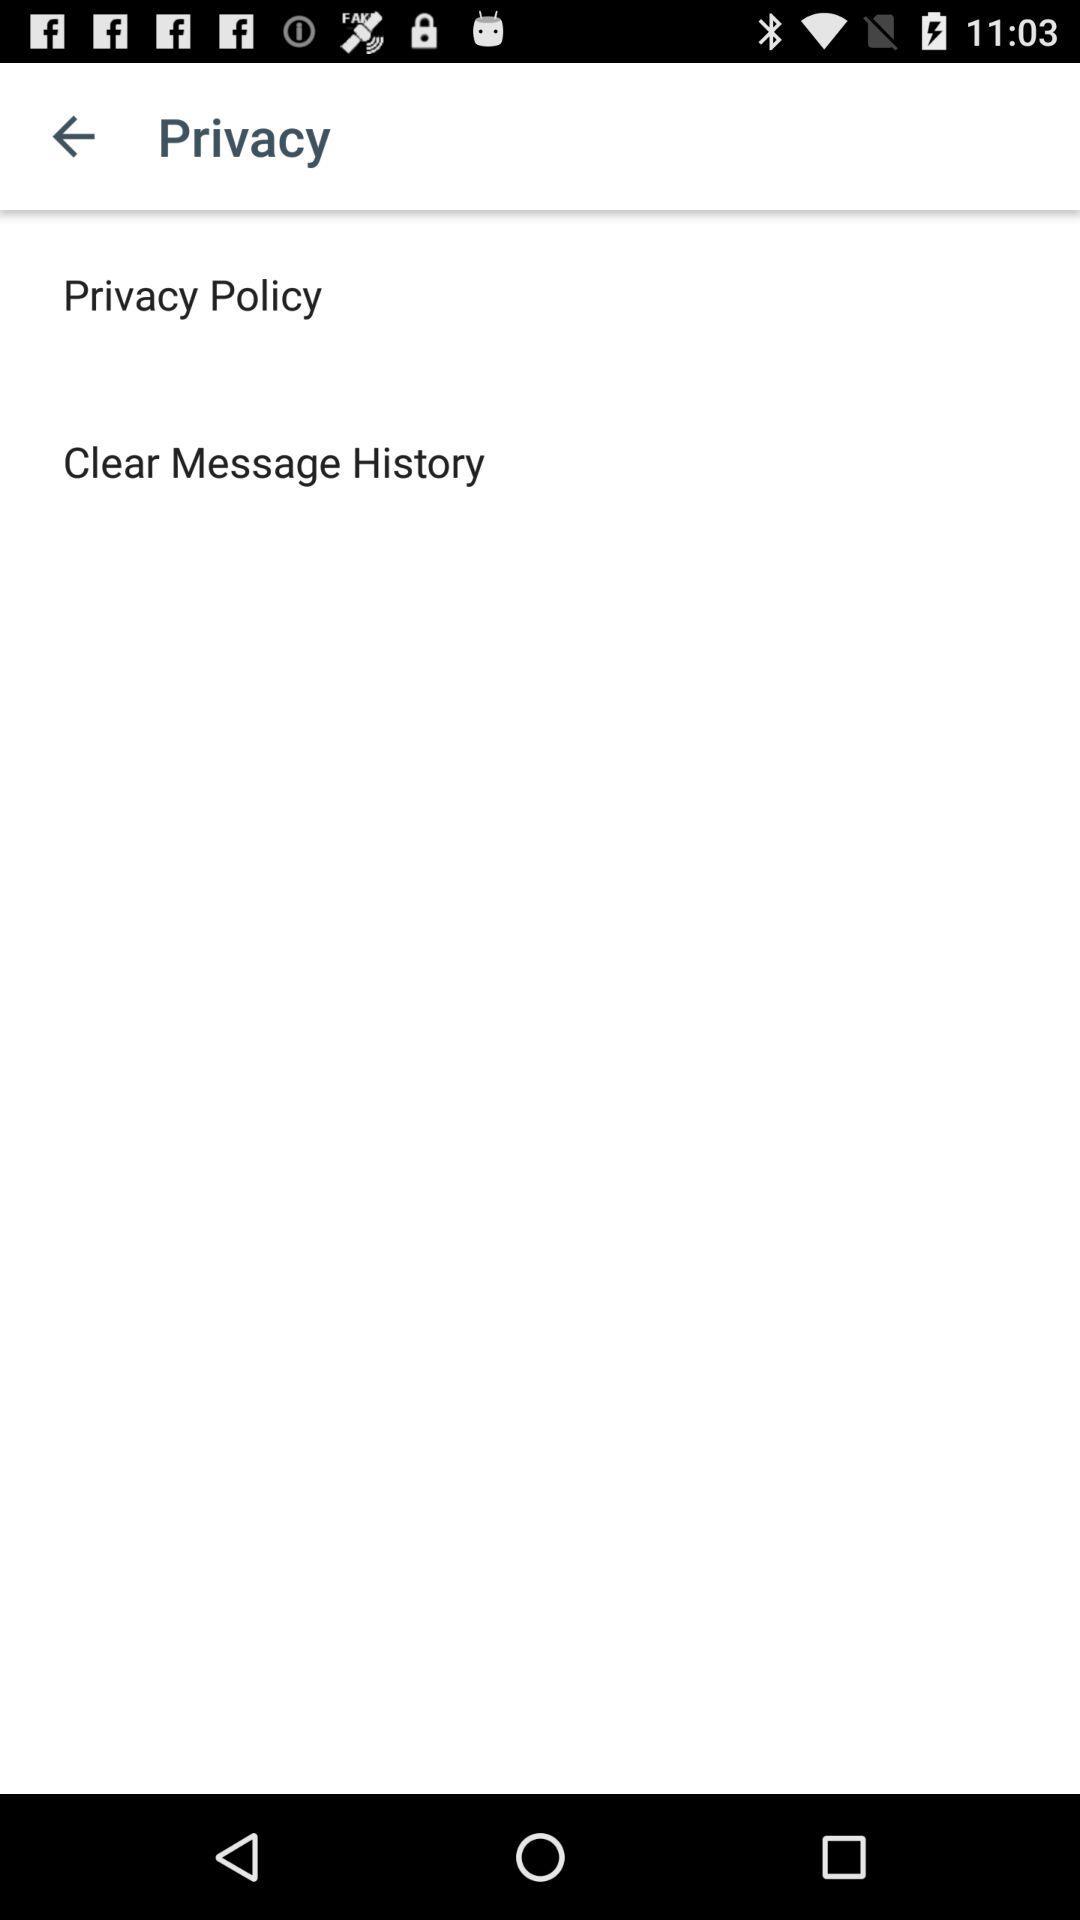 The width and height of the screenshot is (1080, 1920). What do you see at coordinates (274, 460) in the screenshot?
I see `app below privacy policy app` at bounding box center [274, 460].